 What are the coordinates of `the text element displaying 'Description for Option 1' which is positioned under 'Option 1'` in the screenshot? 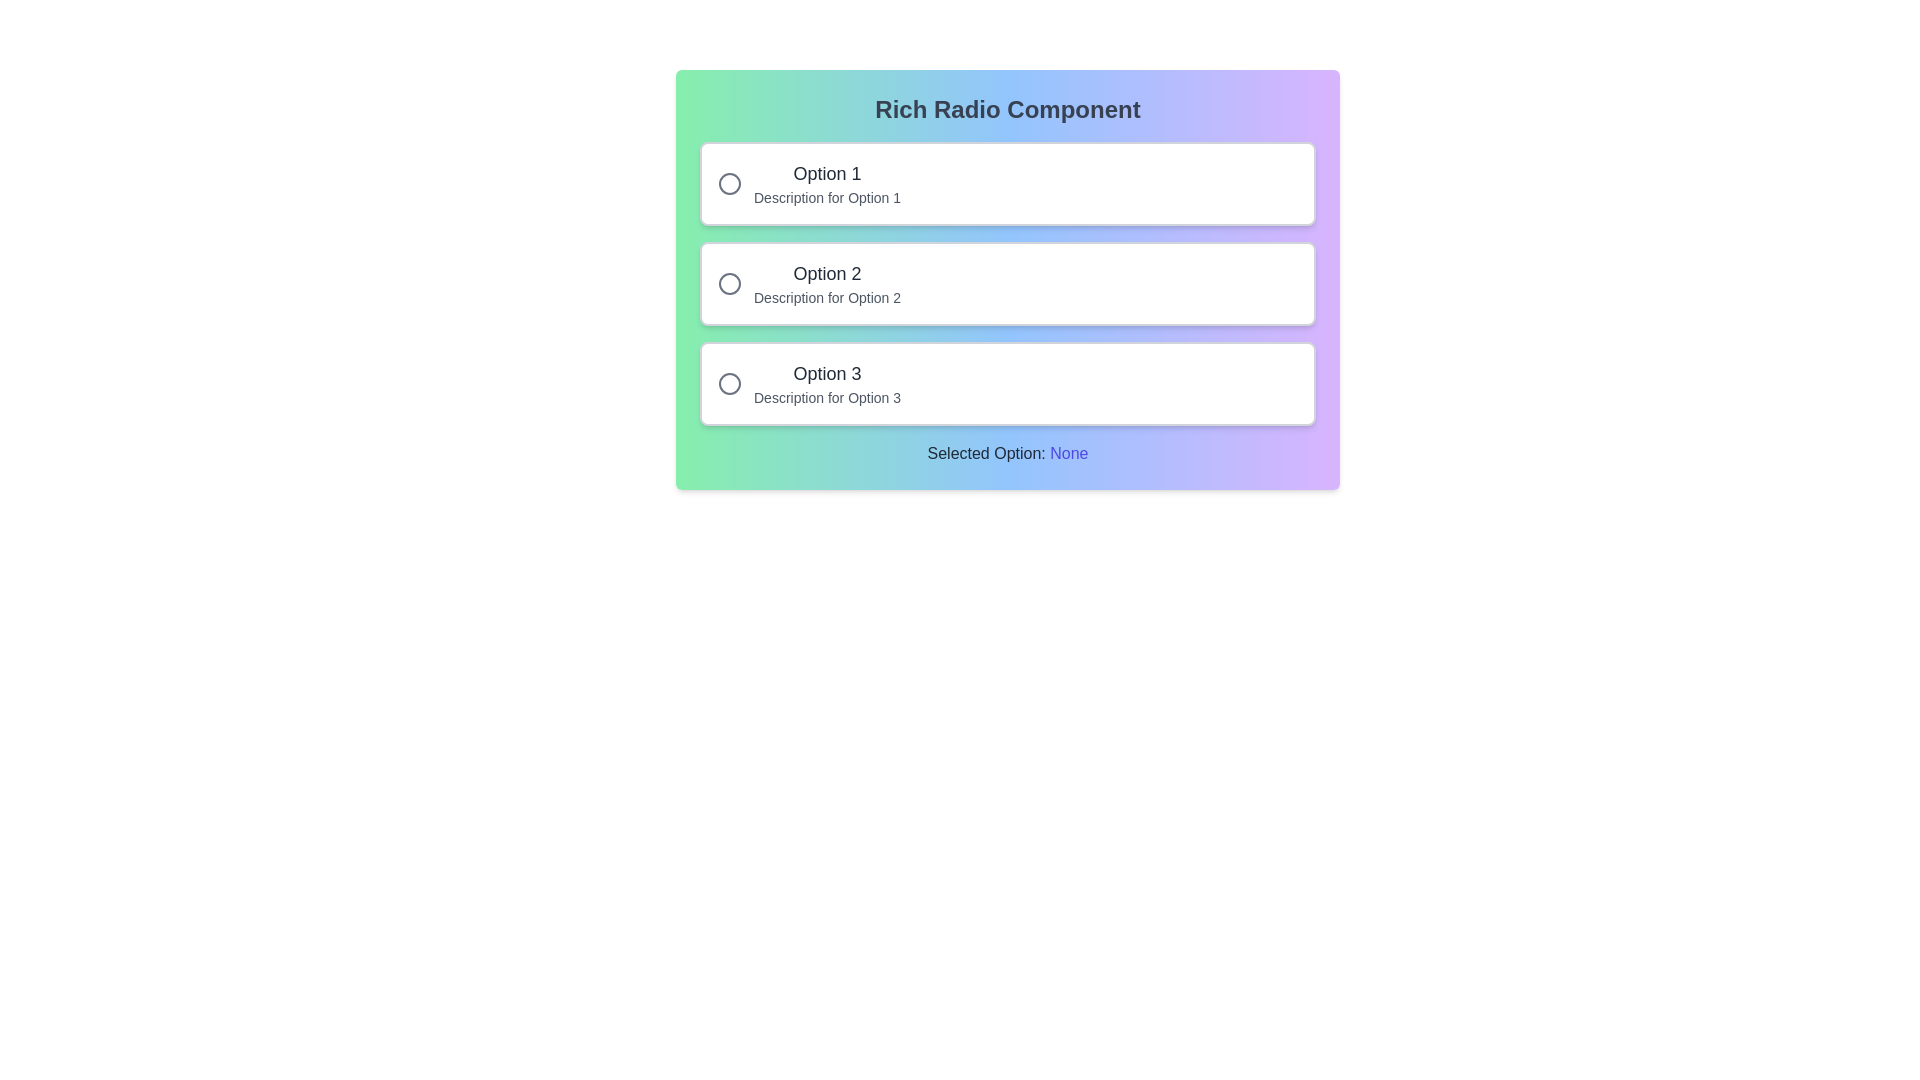 It's located at (827, 197).